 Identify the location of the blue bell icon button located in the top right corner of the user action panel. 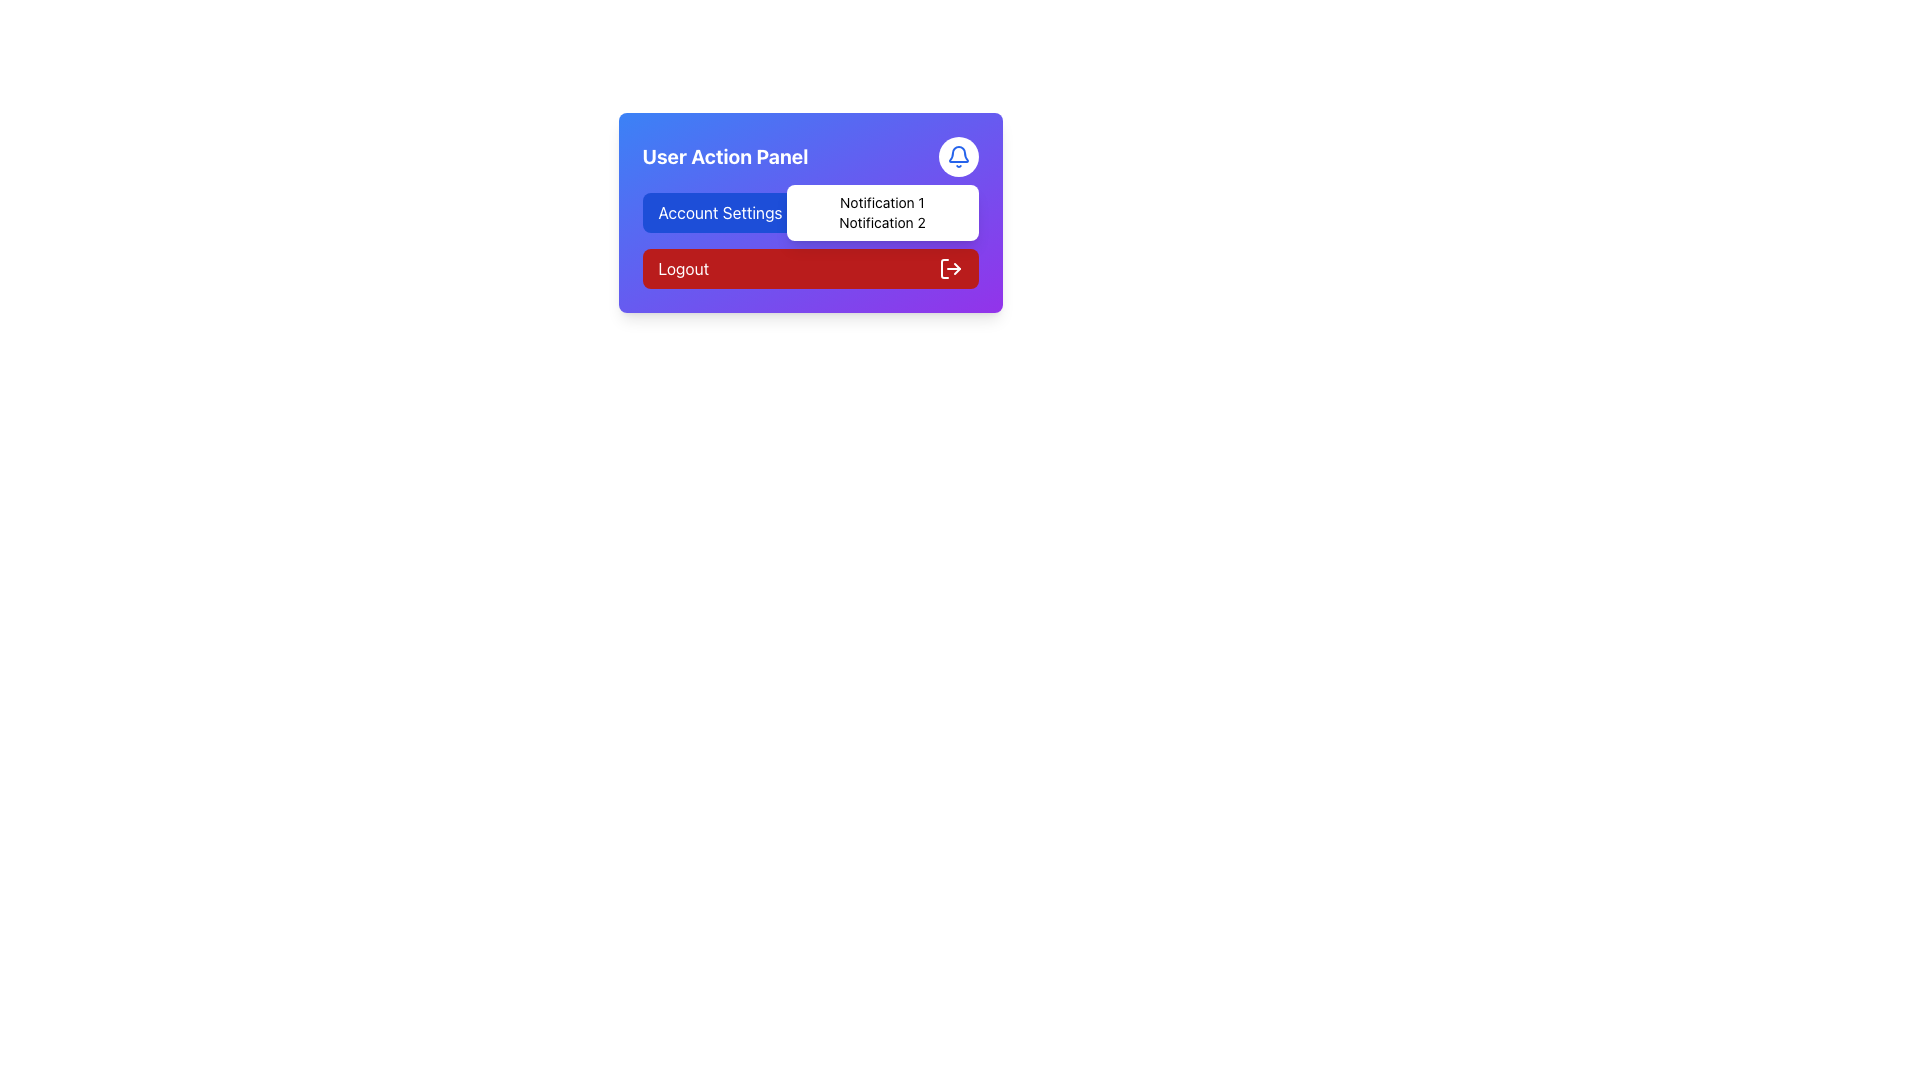
(957, 156).